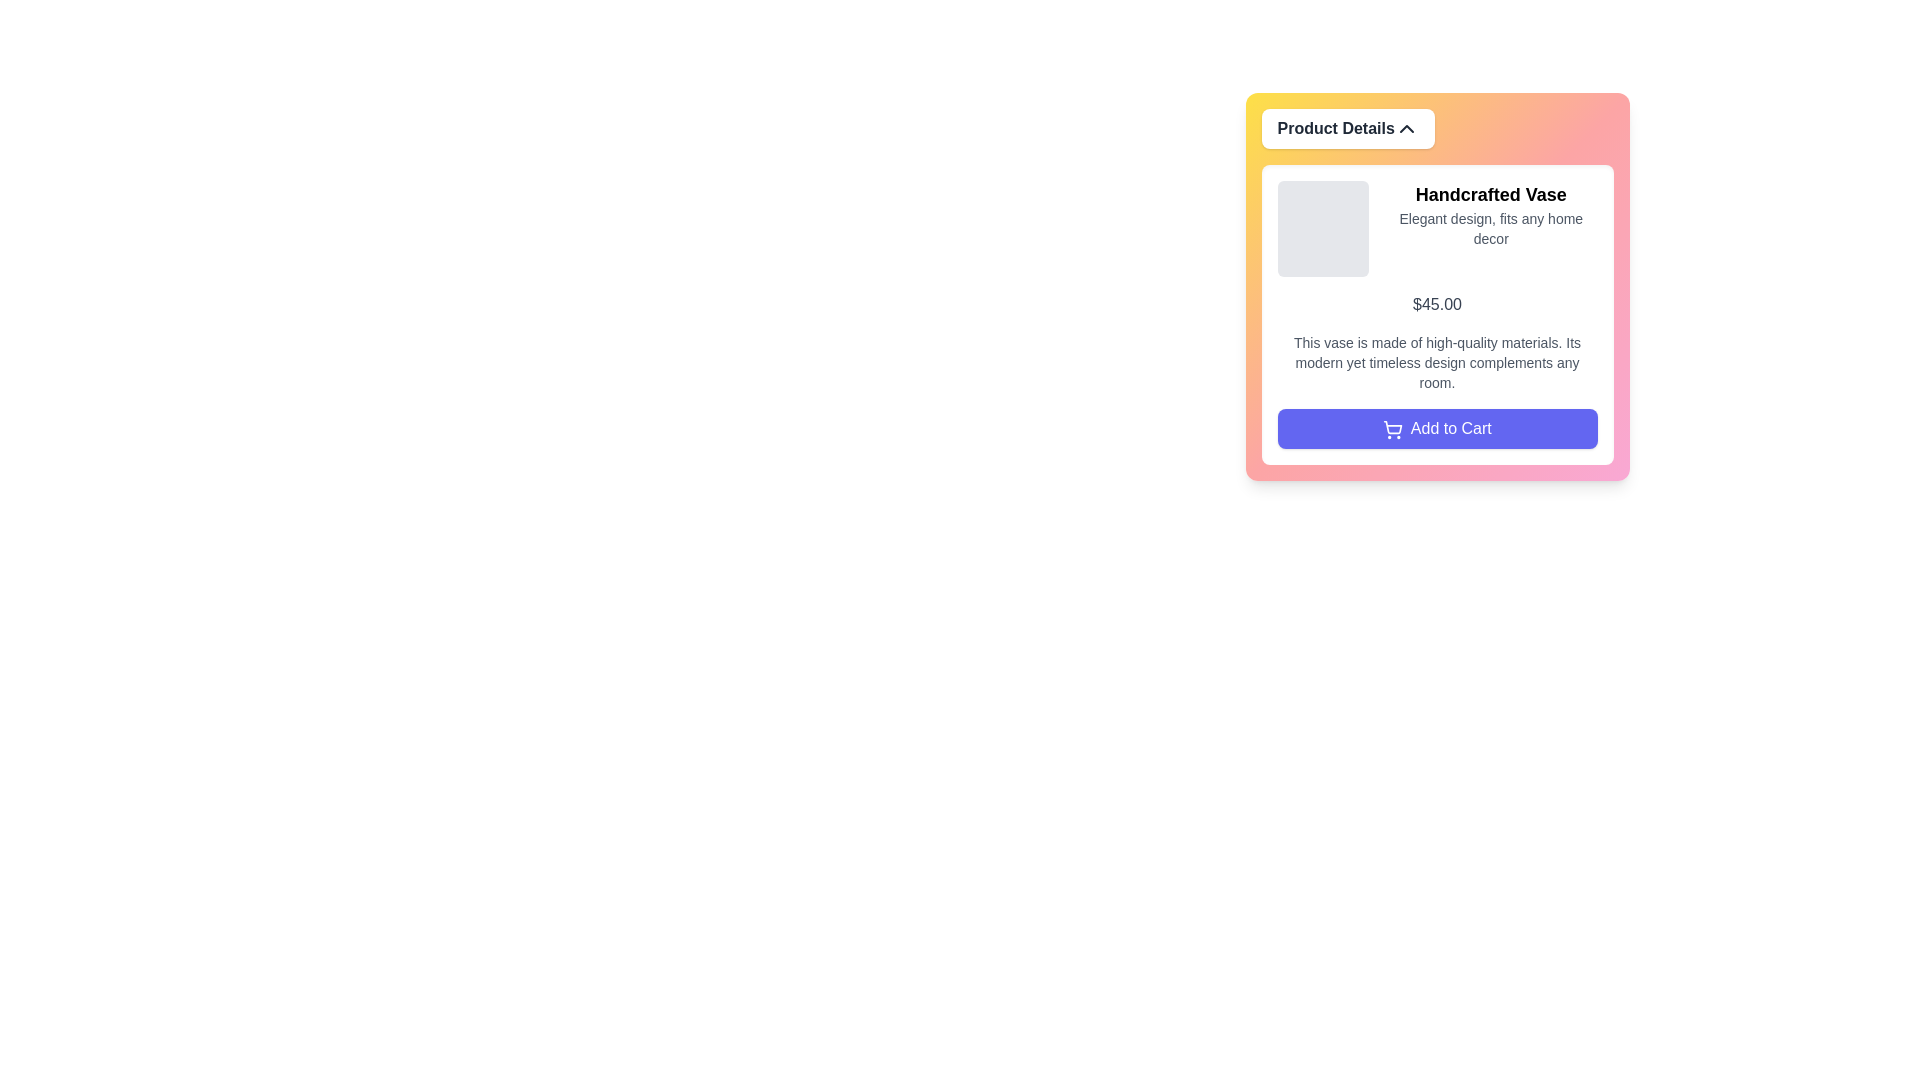 This screenshot has height=1080, width=1920. Describe the element at coordinates (1491, 227) in the screenshot. I see `the text element that provides a brief description of the product, located directly below the title 'Handcrafted Vase' in the card layout` at that location.